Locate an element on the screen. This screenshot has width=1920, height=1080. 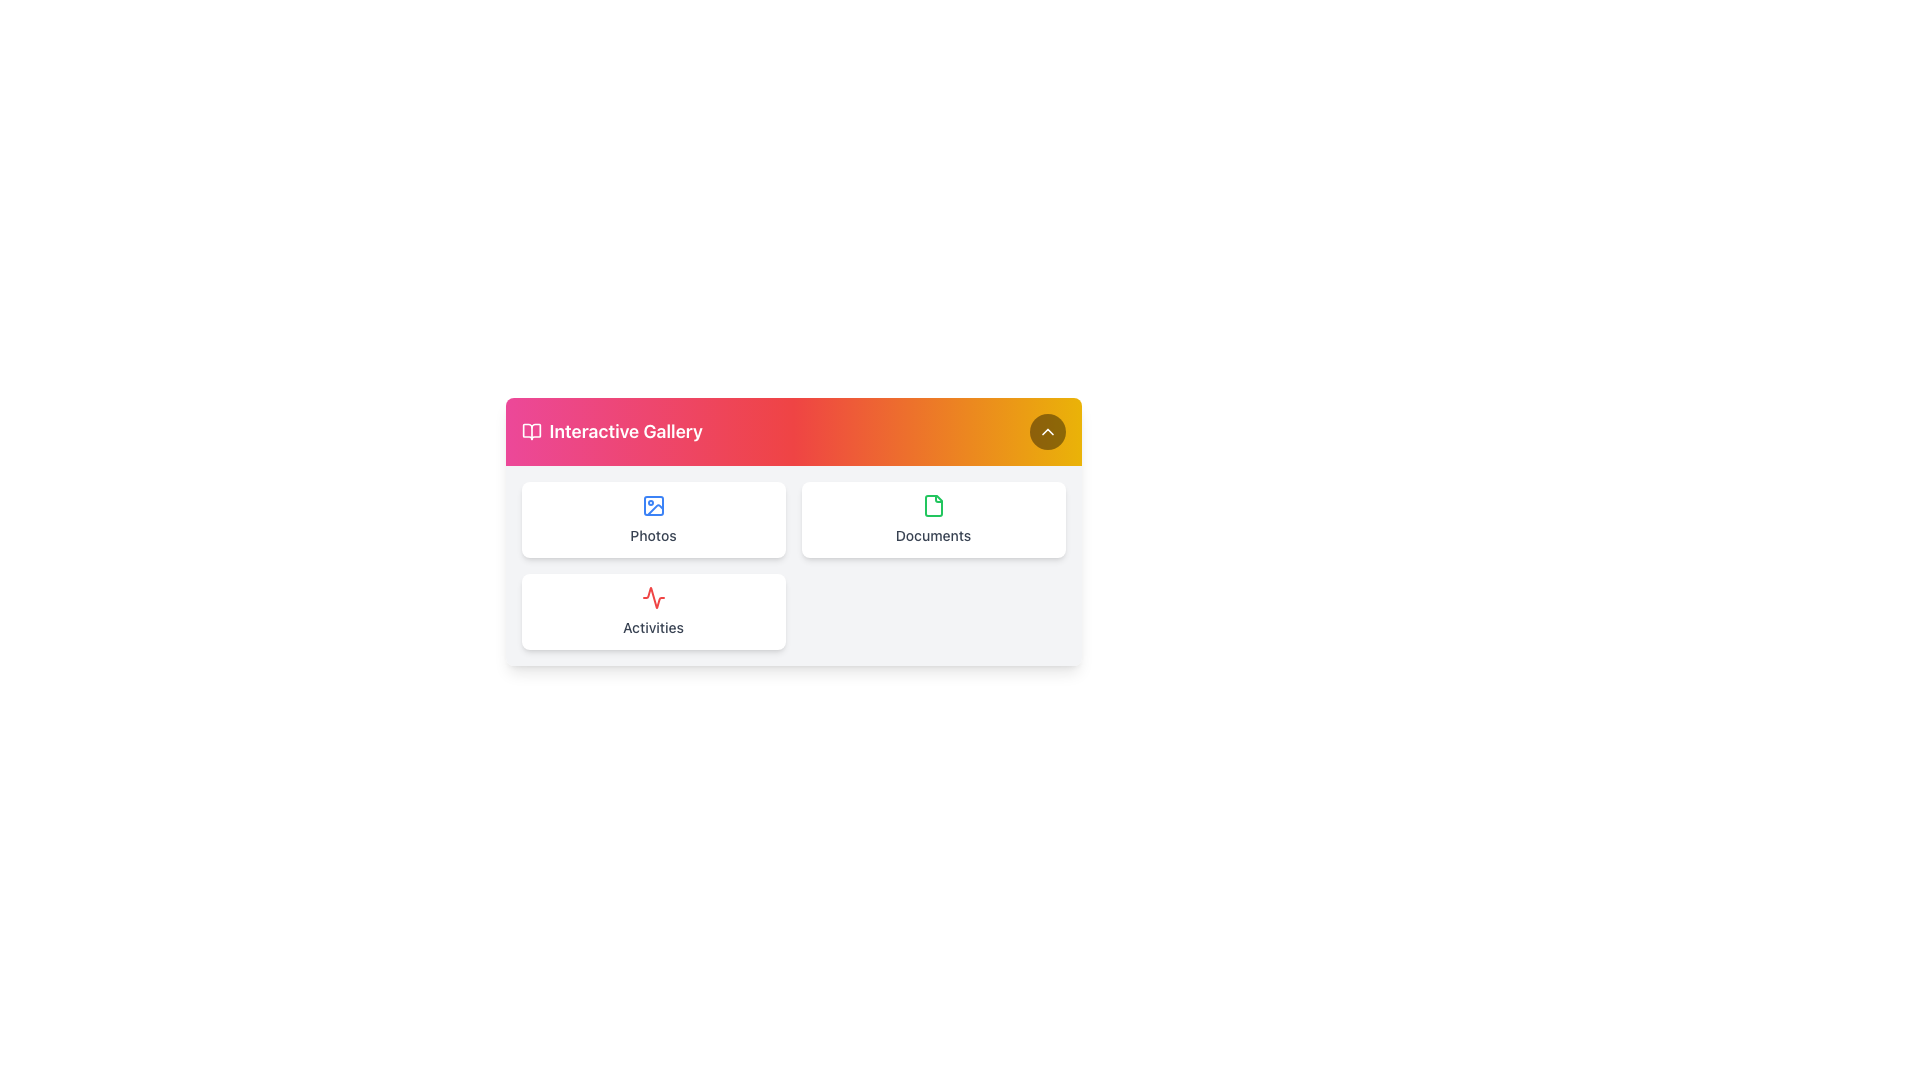
the 'Documents' text label located within the card with a document icon, positioned on the right side of the two-by-two grid layout is located at coordinates (932, 535).